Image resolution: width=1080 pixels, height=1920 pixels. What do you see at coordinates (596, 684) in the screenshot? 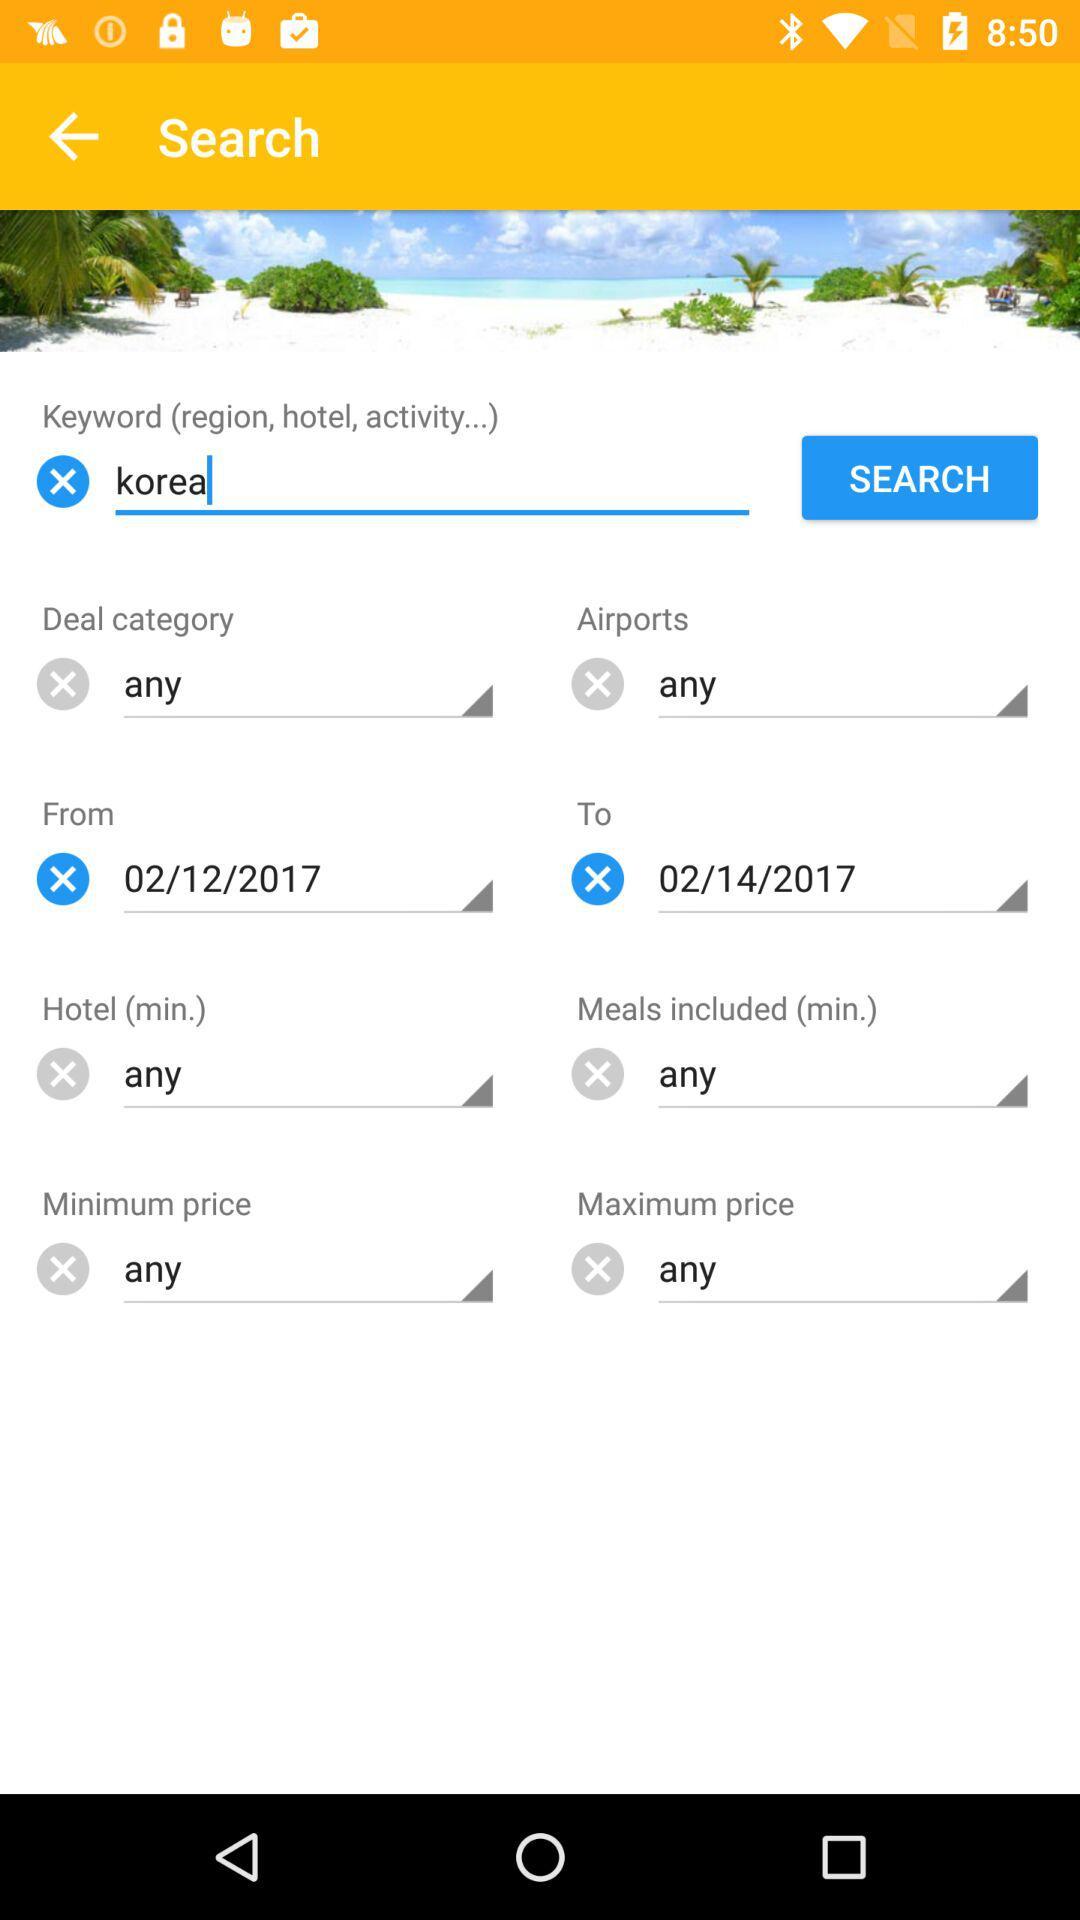
I see `the close icon` at bounding box center [596, 684].